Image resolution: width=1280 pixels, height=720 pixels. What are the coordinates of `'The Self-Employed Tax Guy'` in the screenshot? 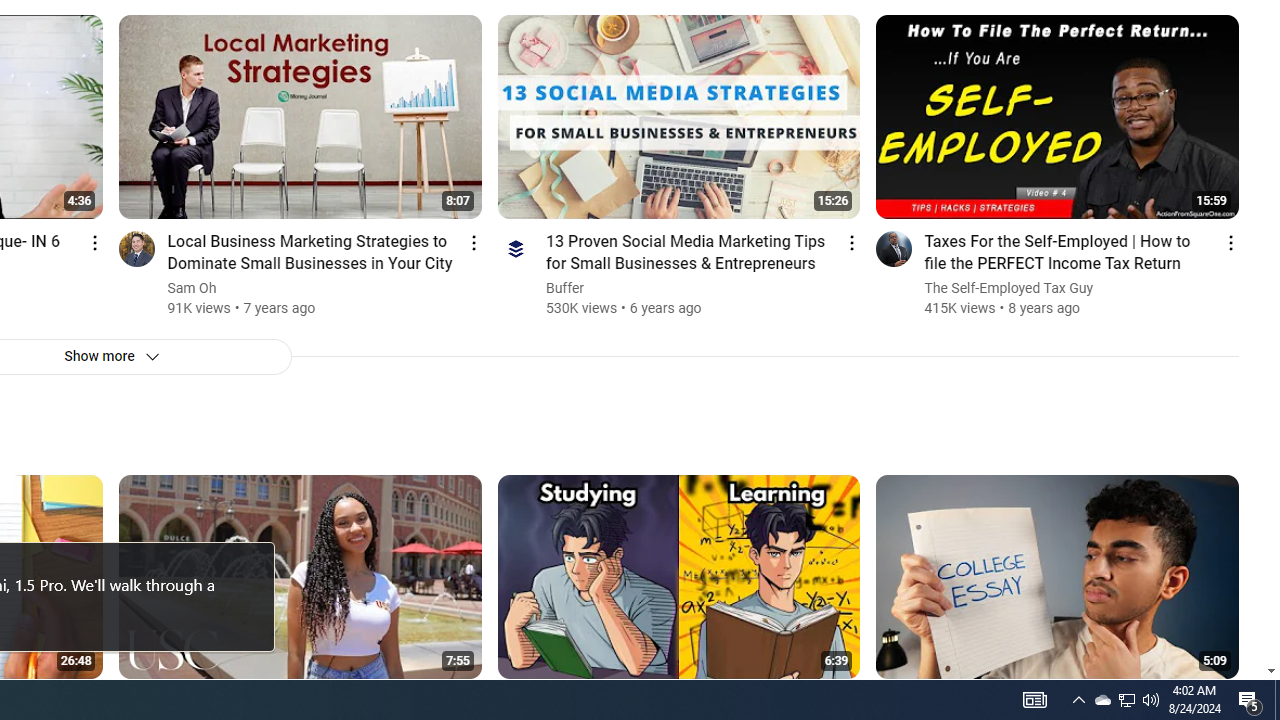 It's located at (1009, 288).